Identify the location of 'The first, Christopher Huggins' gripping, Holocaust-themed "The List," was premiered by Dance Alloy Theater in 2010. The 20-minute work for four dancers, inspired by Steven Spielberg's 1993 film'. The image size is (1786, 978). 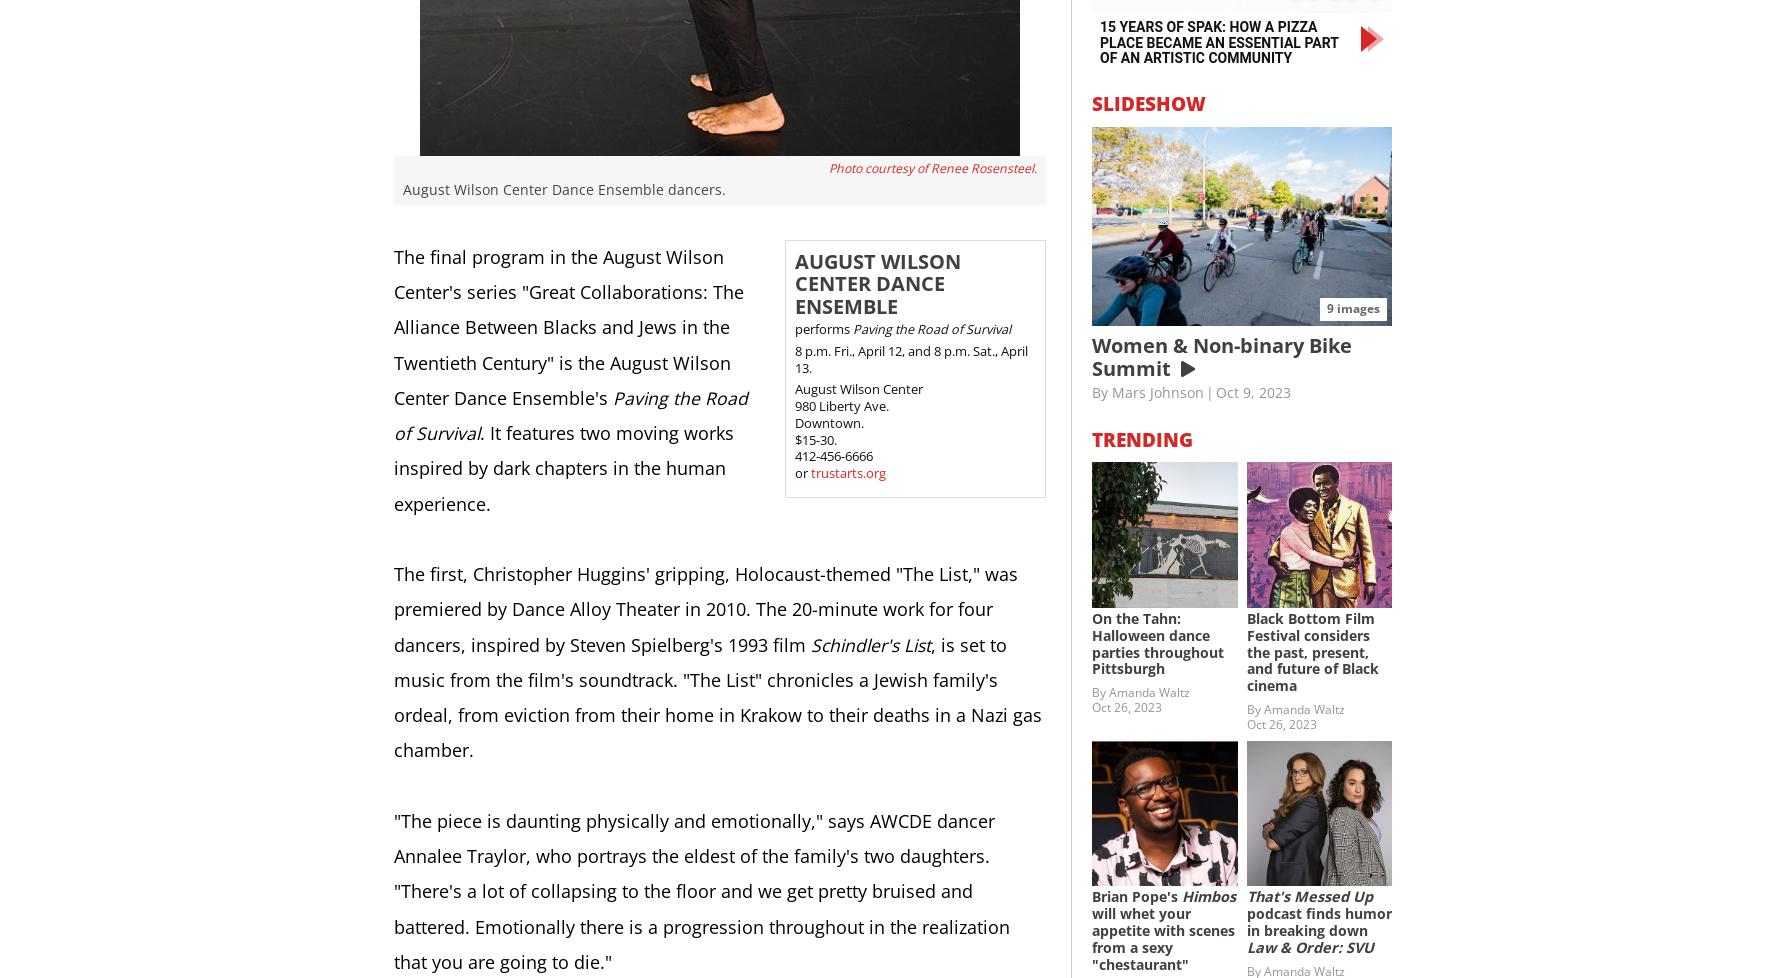
(706, 609).